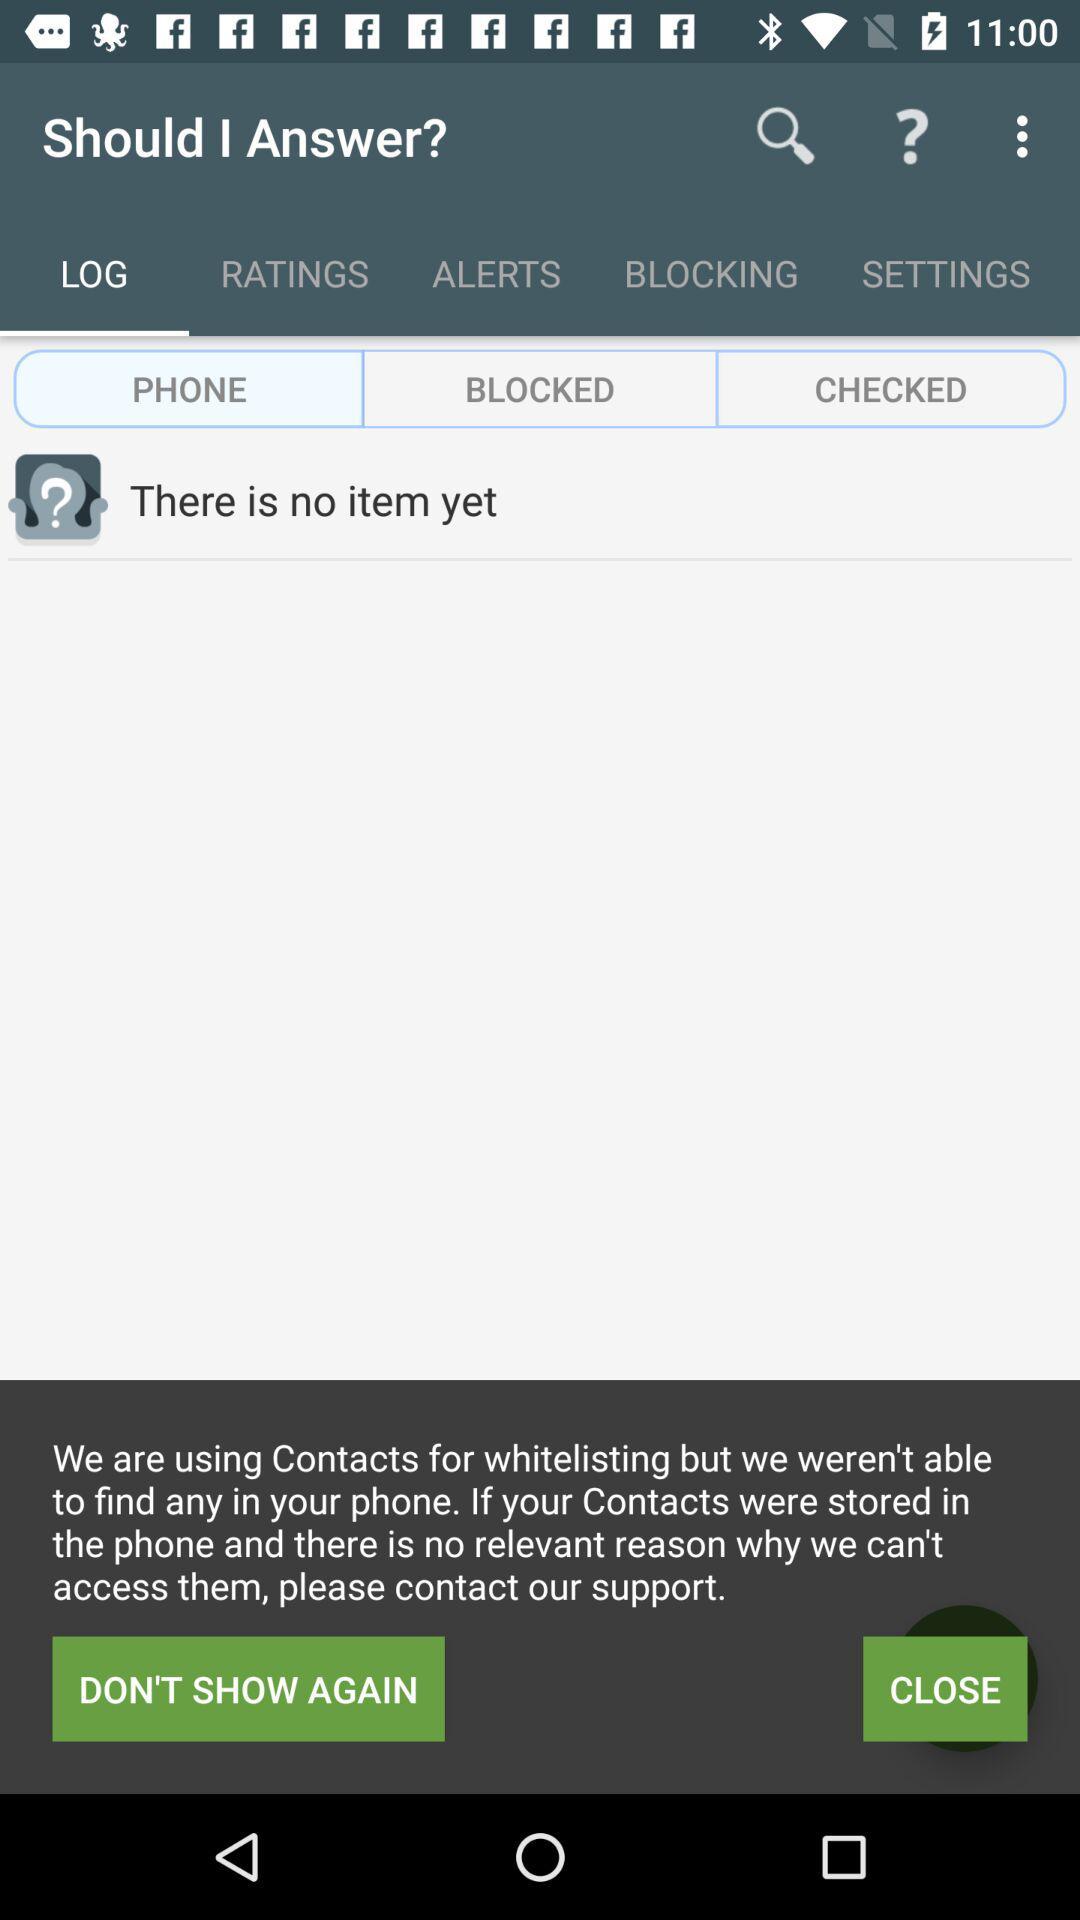 This screenshot has width=1080, height=1920. Describe the element at coordinates (945, 1688) in the screenshot. I see `item next to don t show item` at that location.